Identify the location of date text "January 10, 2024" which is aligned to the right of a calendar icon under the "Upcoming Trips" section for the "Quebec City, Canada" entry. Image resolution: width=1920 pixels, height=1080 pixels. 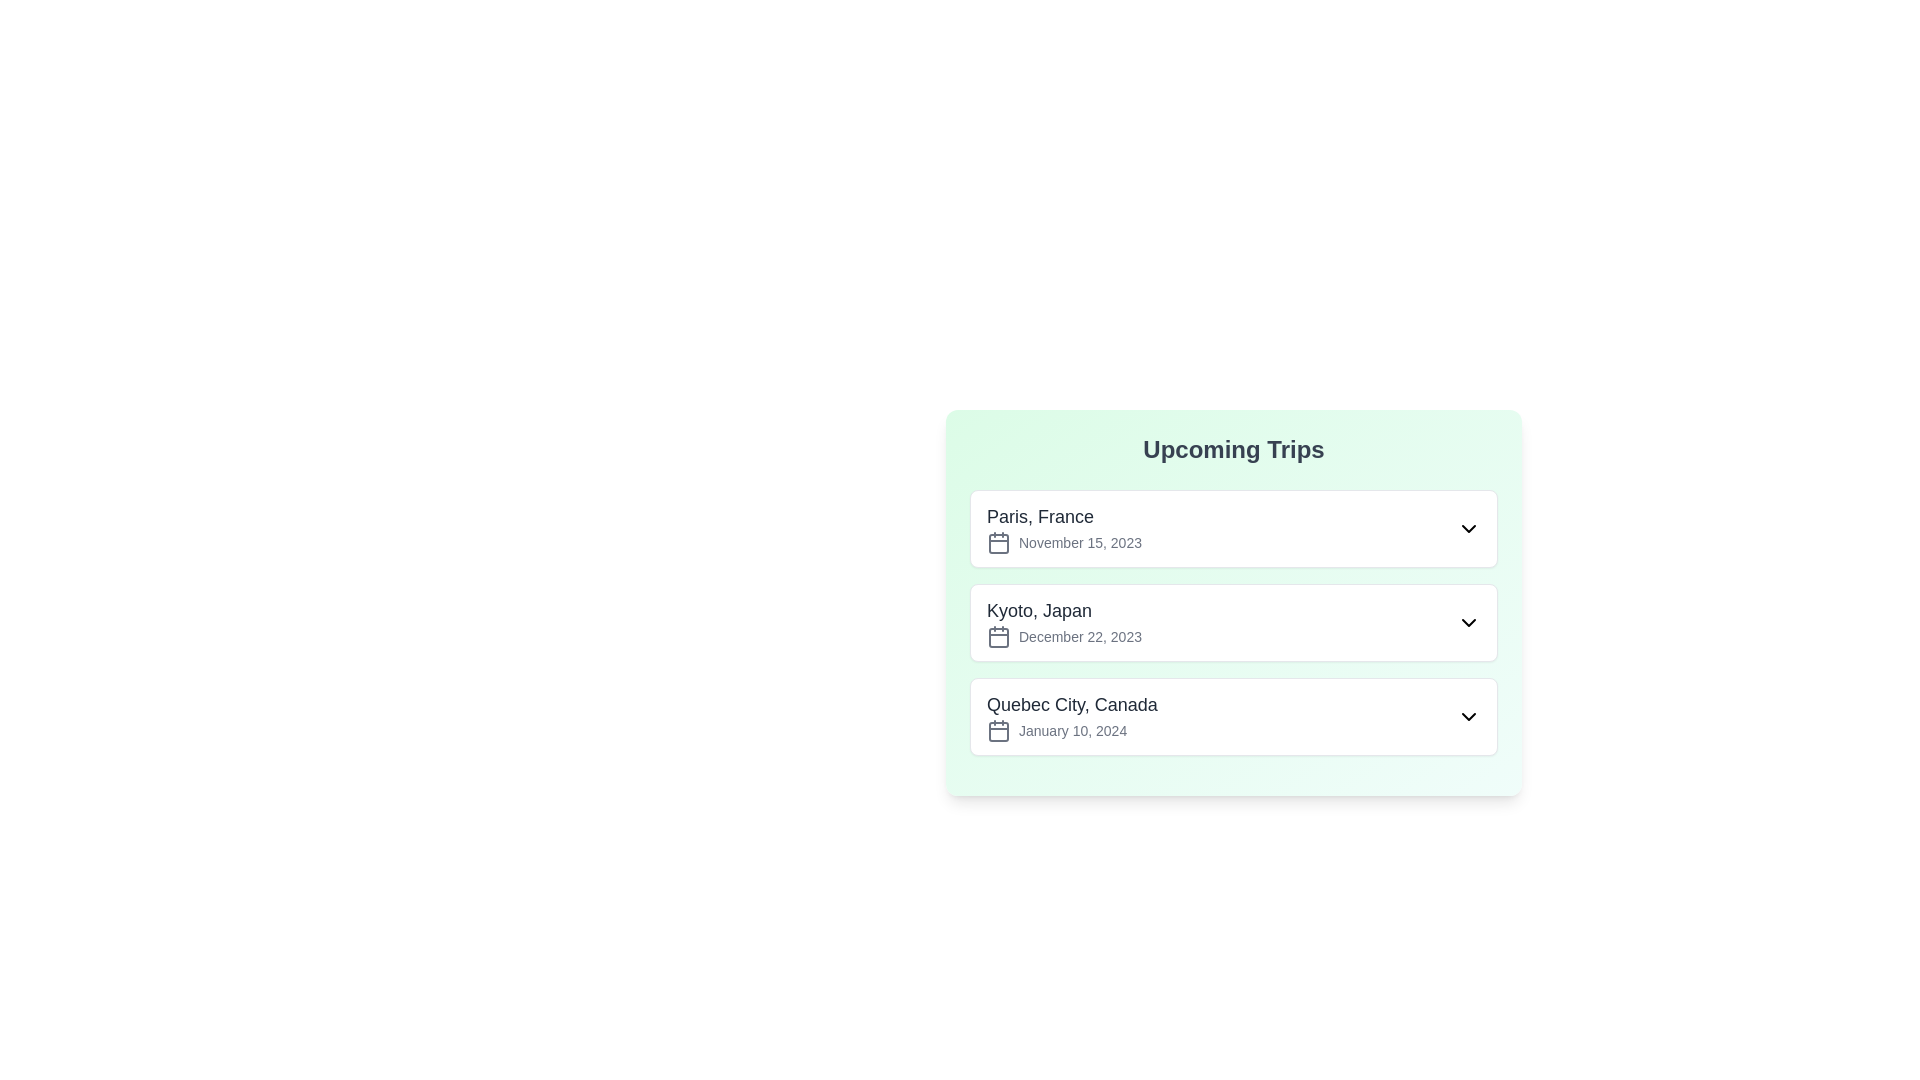
(1071, 731).